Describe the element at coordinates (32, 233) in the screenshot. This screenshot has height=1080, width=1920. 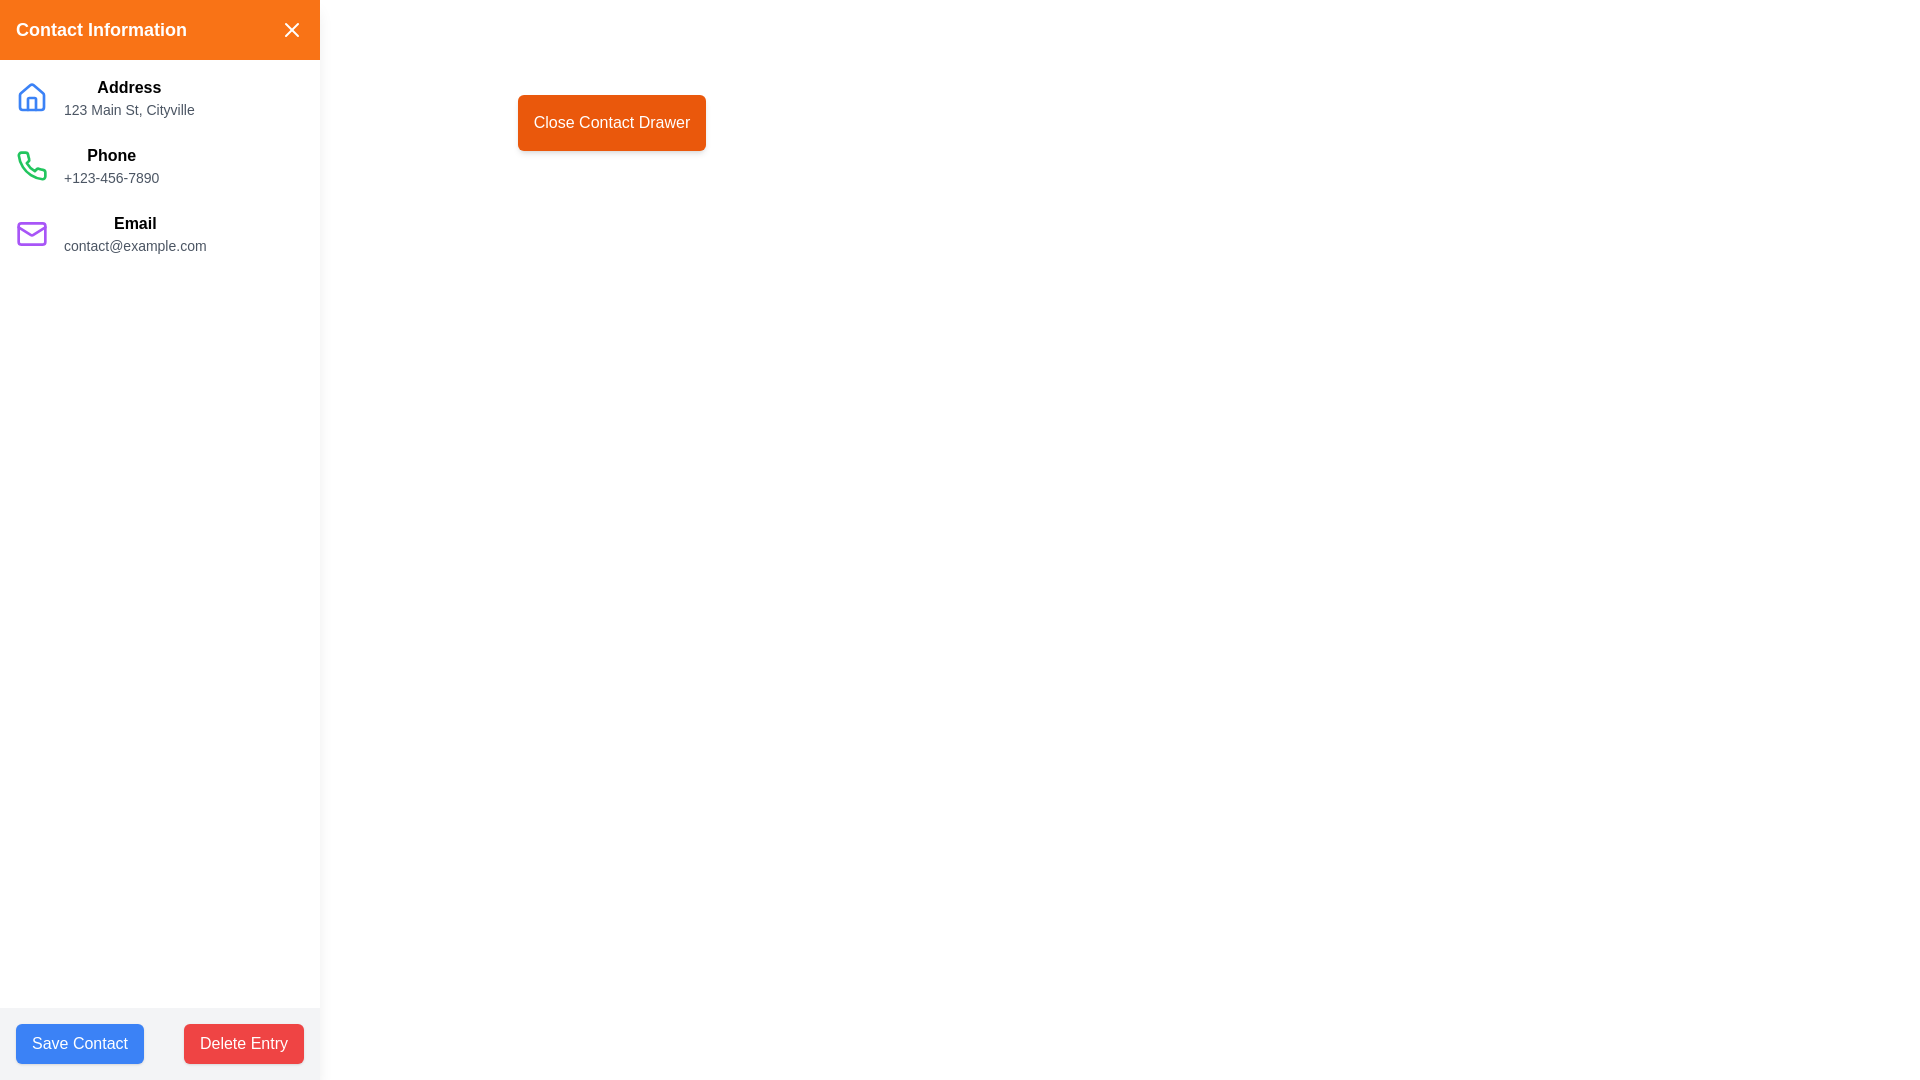
I see `the rectangular SVG element that forms the base of the email icon, which is part of the envelope representation in the sidebar` at that location.